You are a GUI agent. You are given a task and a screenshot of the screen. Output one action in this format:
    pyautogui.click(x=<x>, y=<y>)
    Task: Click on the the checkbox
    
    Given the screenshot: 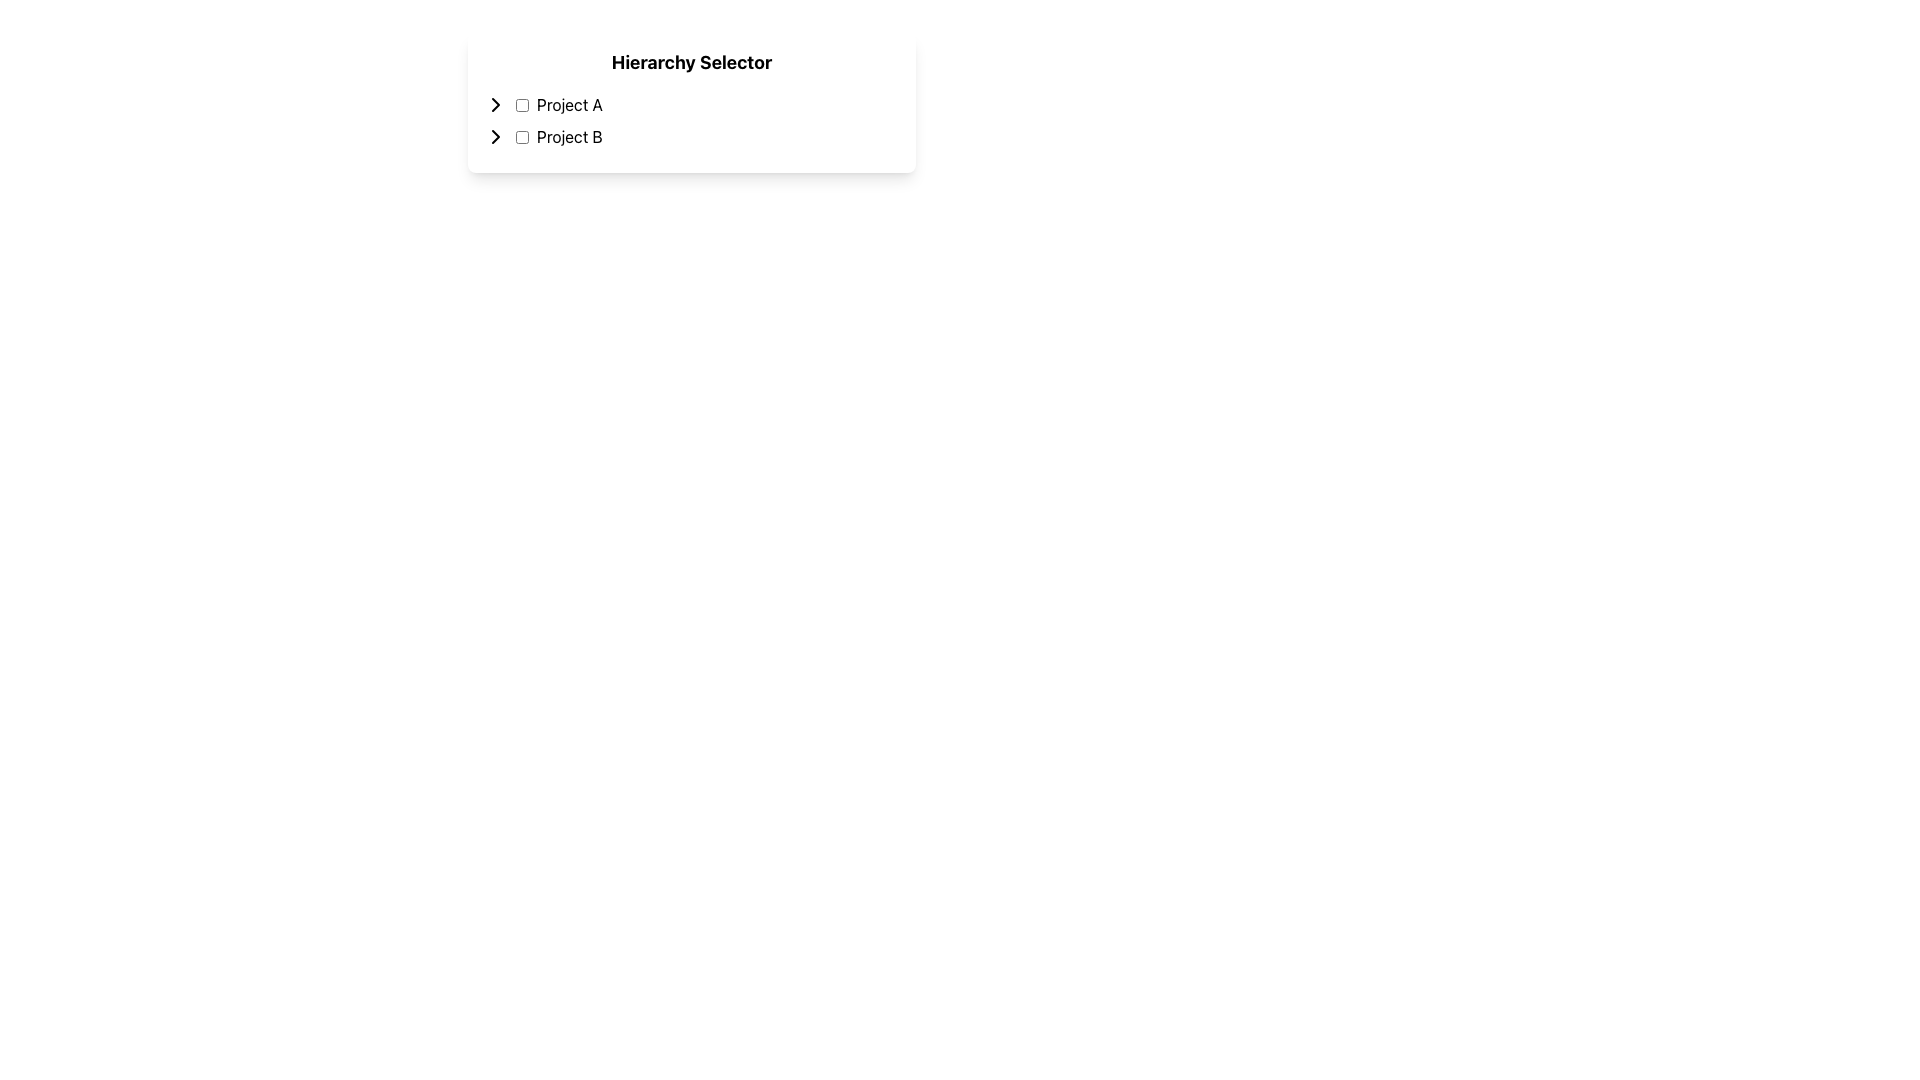 What is the action you would take?
    pyautogui.click(x=522, y=104)
    